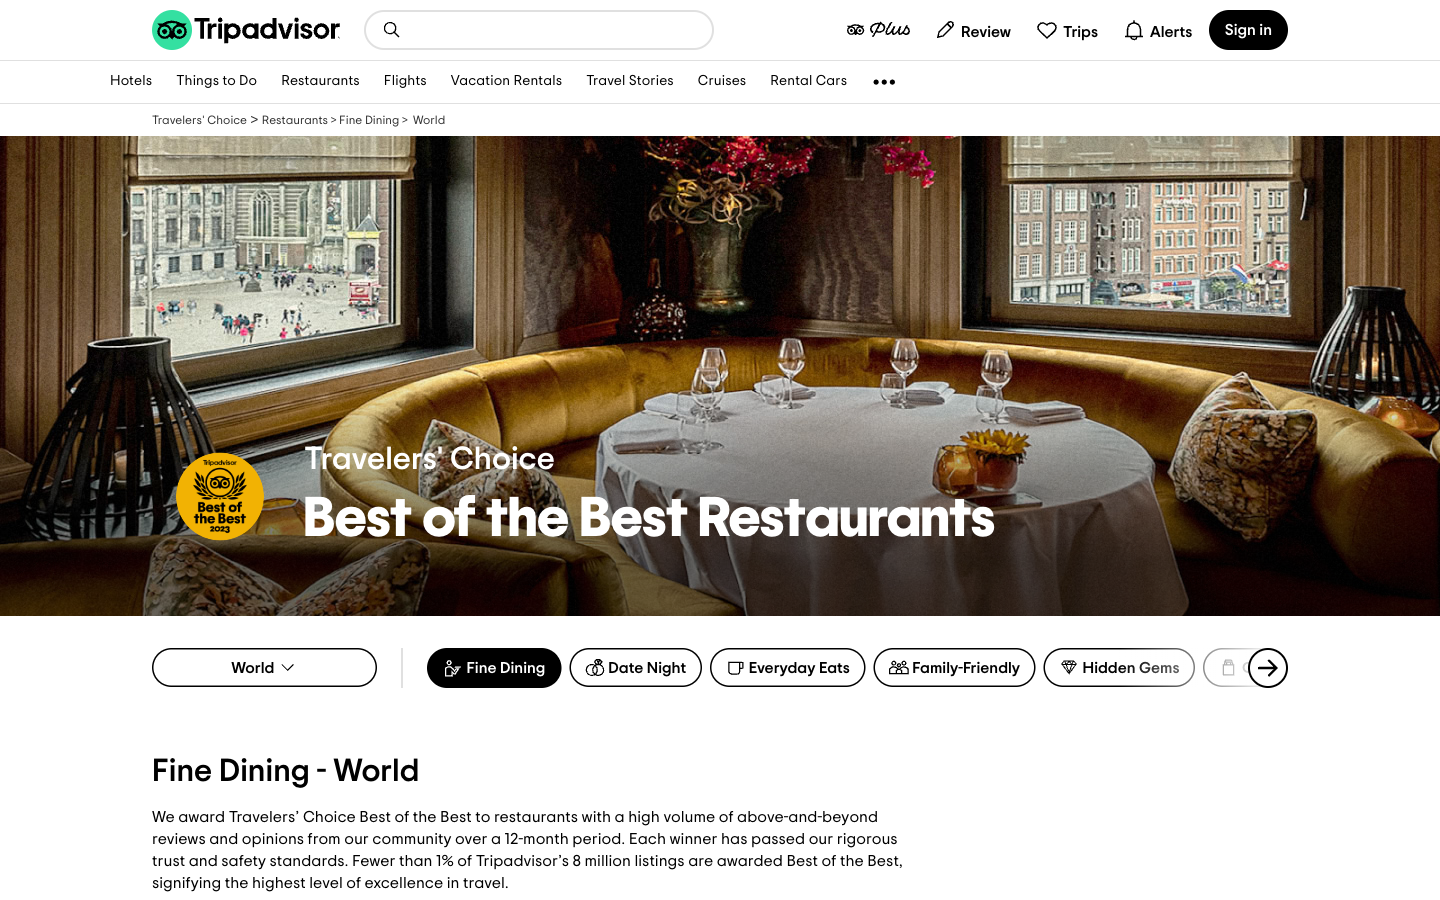  I want to click on plus members page, so click(876, 28).